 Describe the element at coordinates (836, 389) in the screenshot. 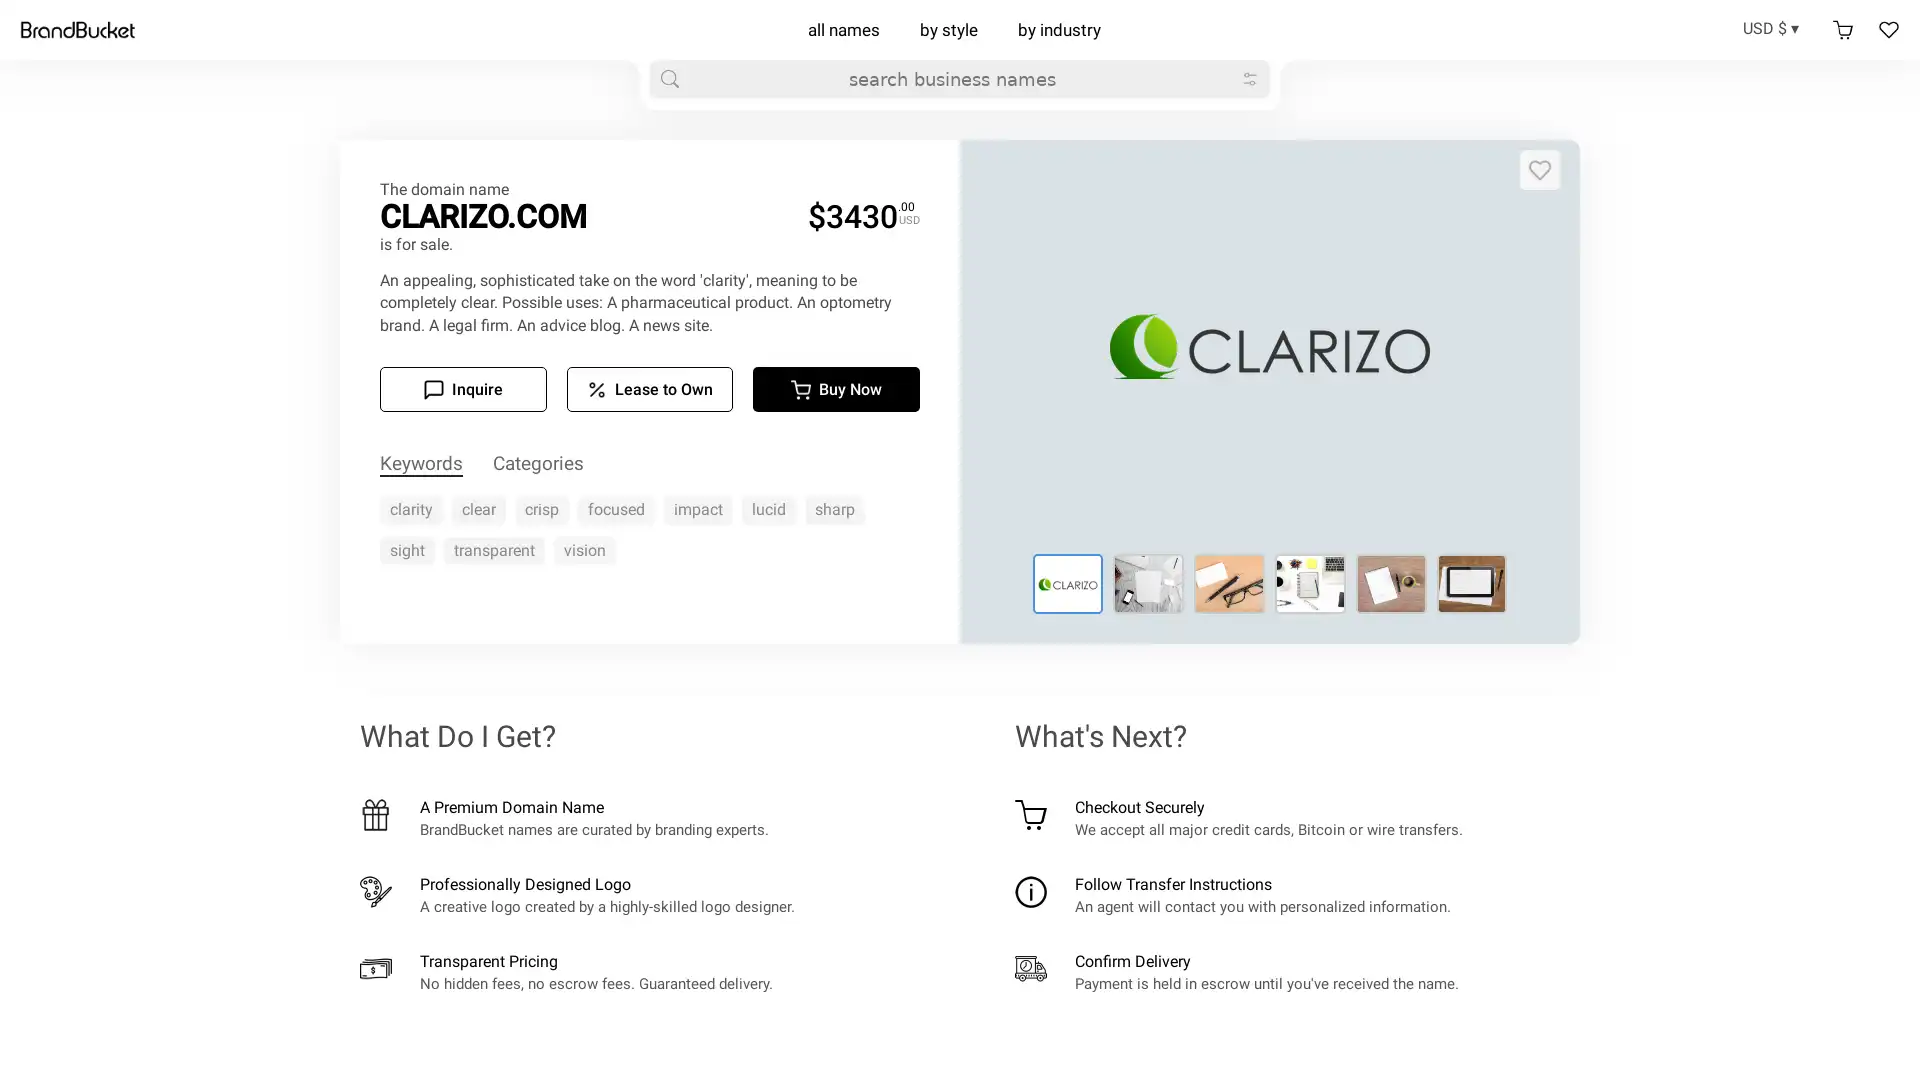

I see `Buy now Buy Now` at that location.